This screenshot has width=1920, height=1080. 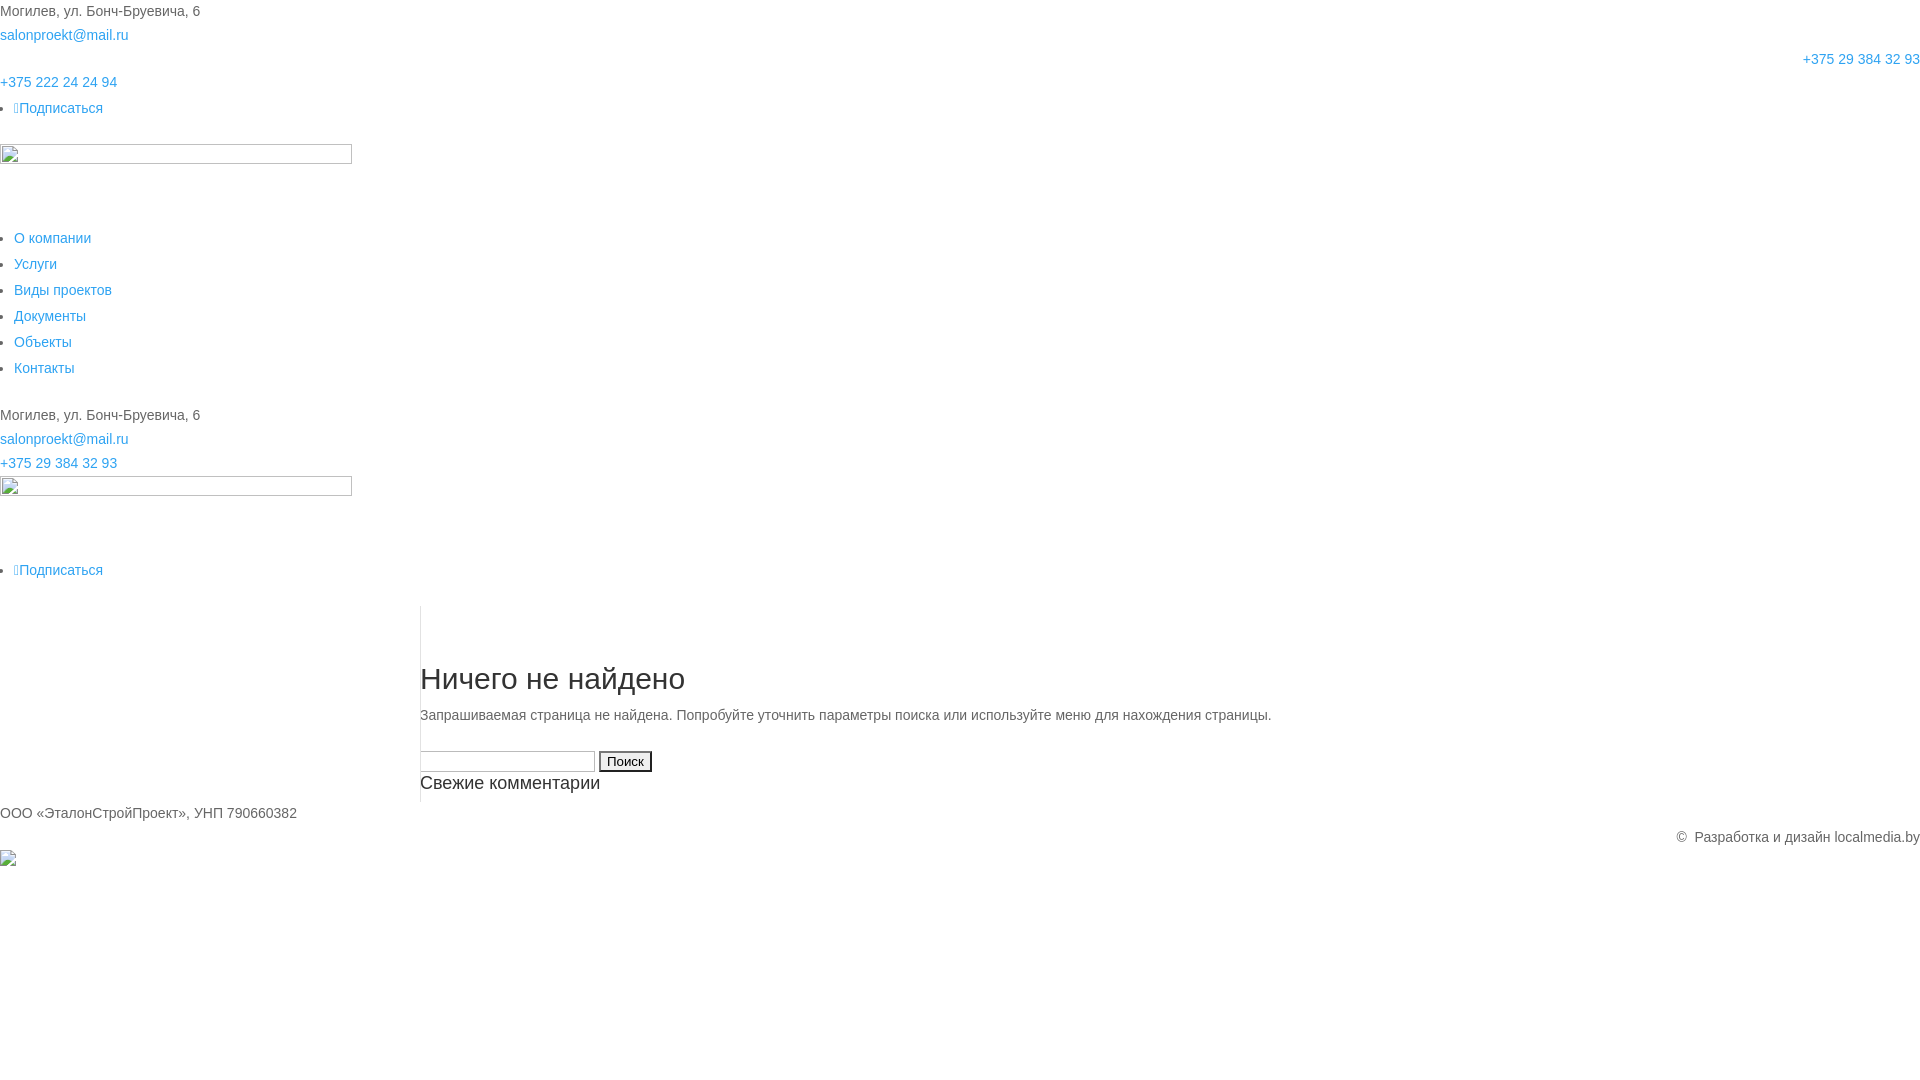 What do you see at coordinates (176, 184) in the screenshot?
I see `'New Project'` at bounding box center [176, 184].